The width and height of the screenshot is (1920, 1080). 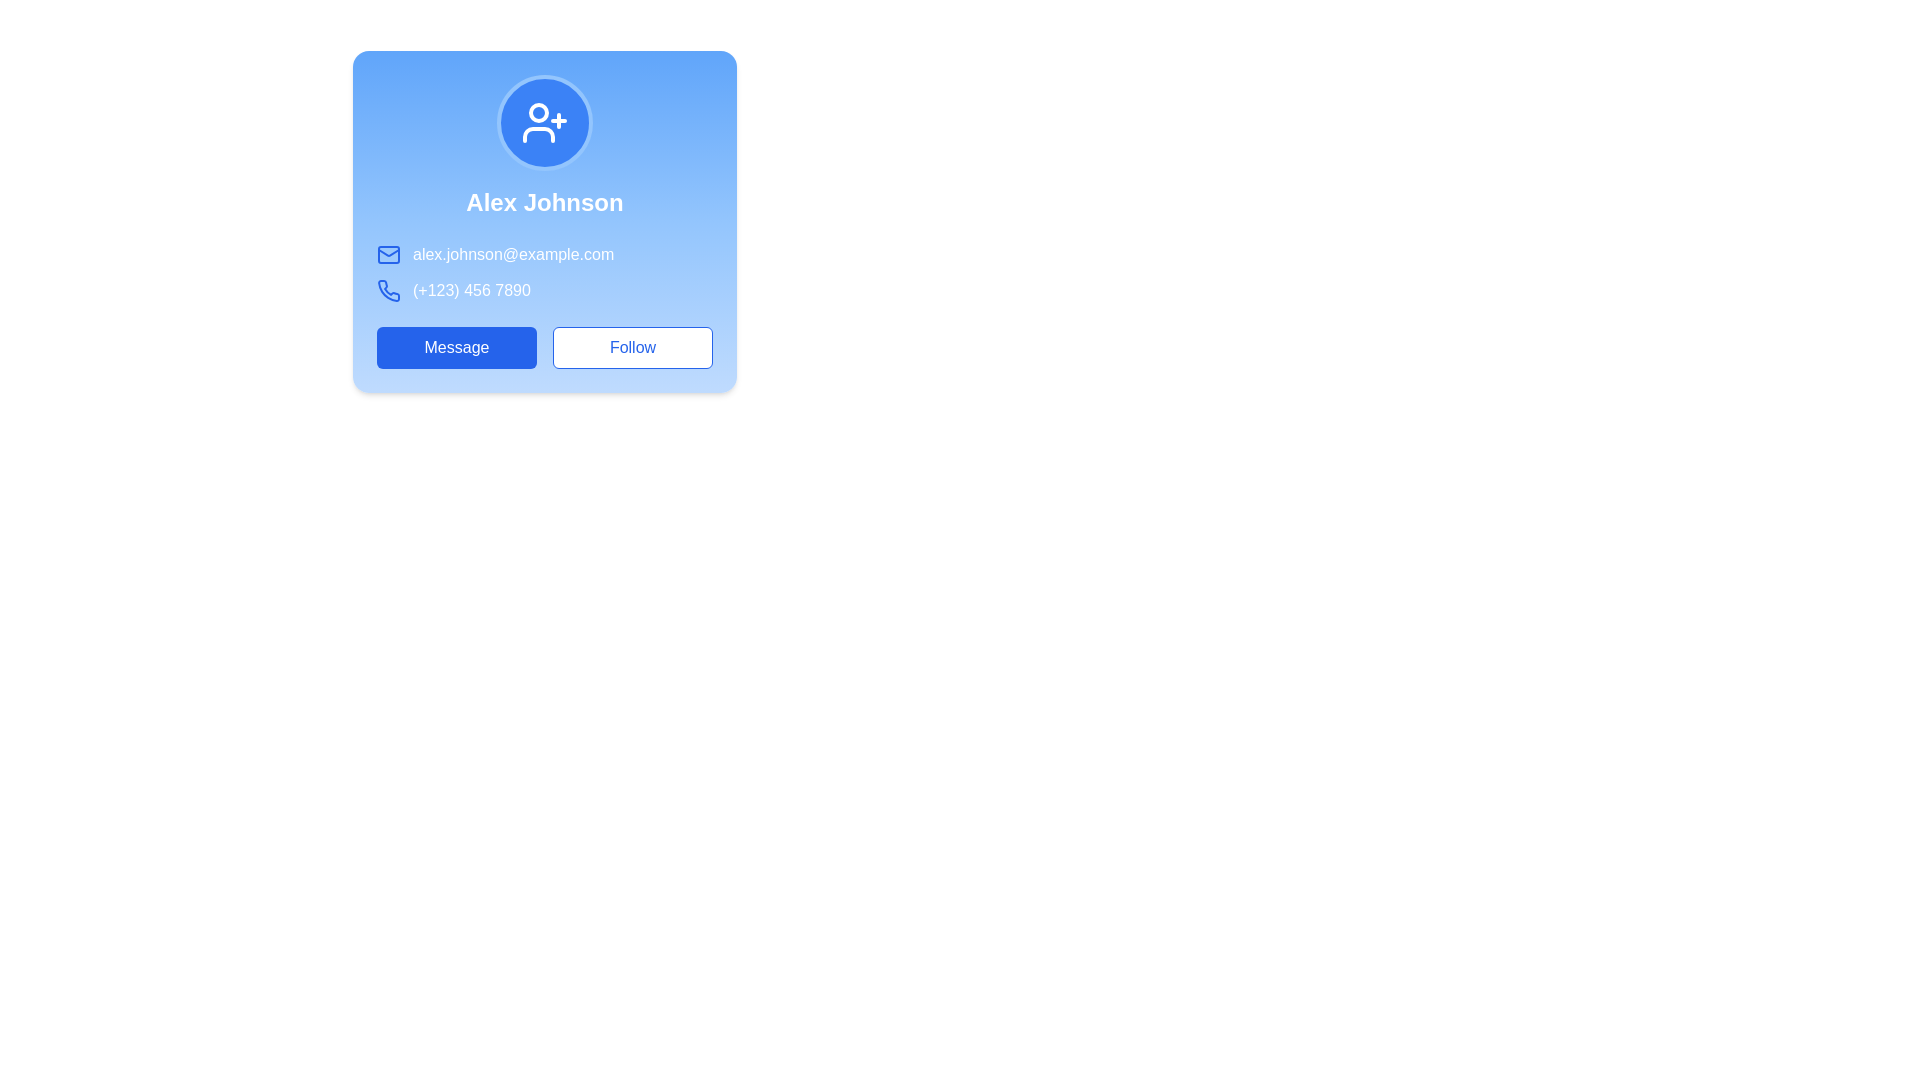 What do you see at coordinates (545, 123) in the screenshot?
I see `the user silhouette icon with a plus sign on a blue circular background, located at the top section of the user card interface` at bounding box center [545, 123].